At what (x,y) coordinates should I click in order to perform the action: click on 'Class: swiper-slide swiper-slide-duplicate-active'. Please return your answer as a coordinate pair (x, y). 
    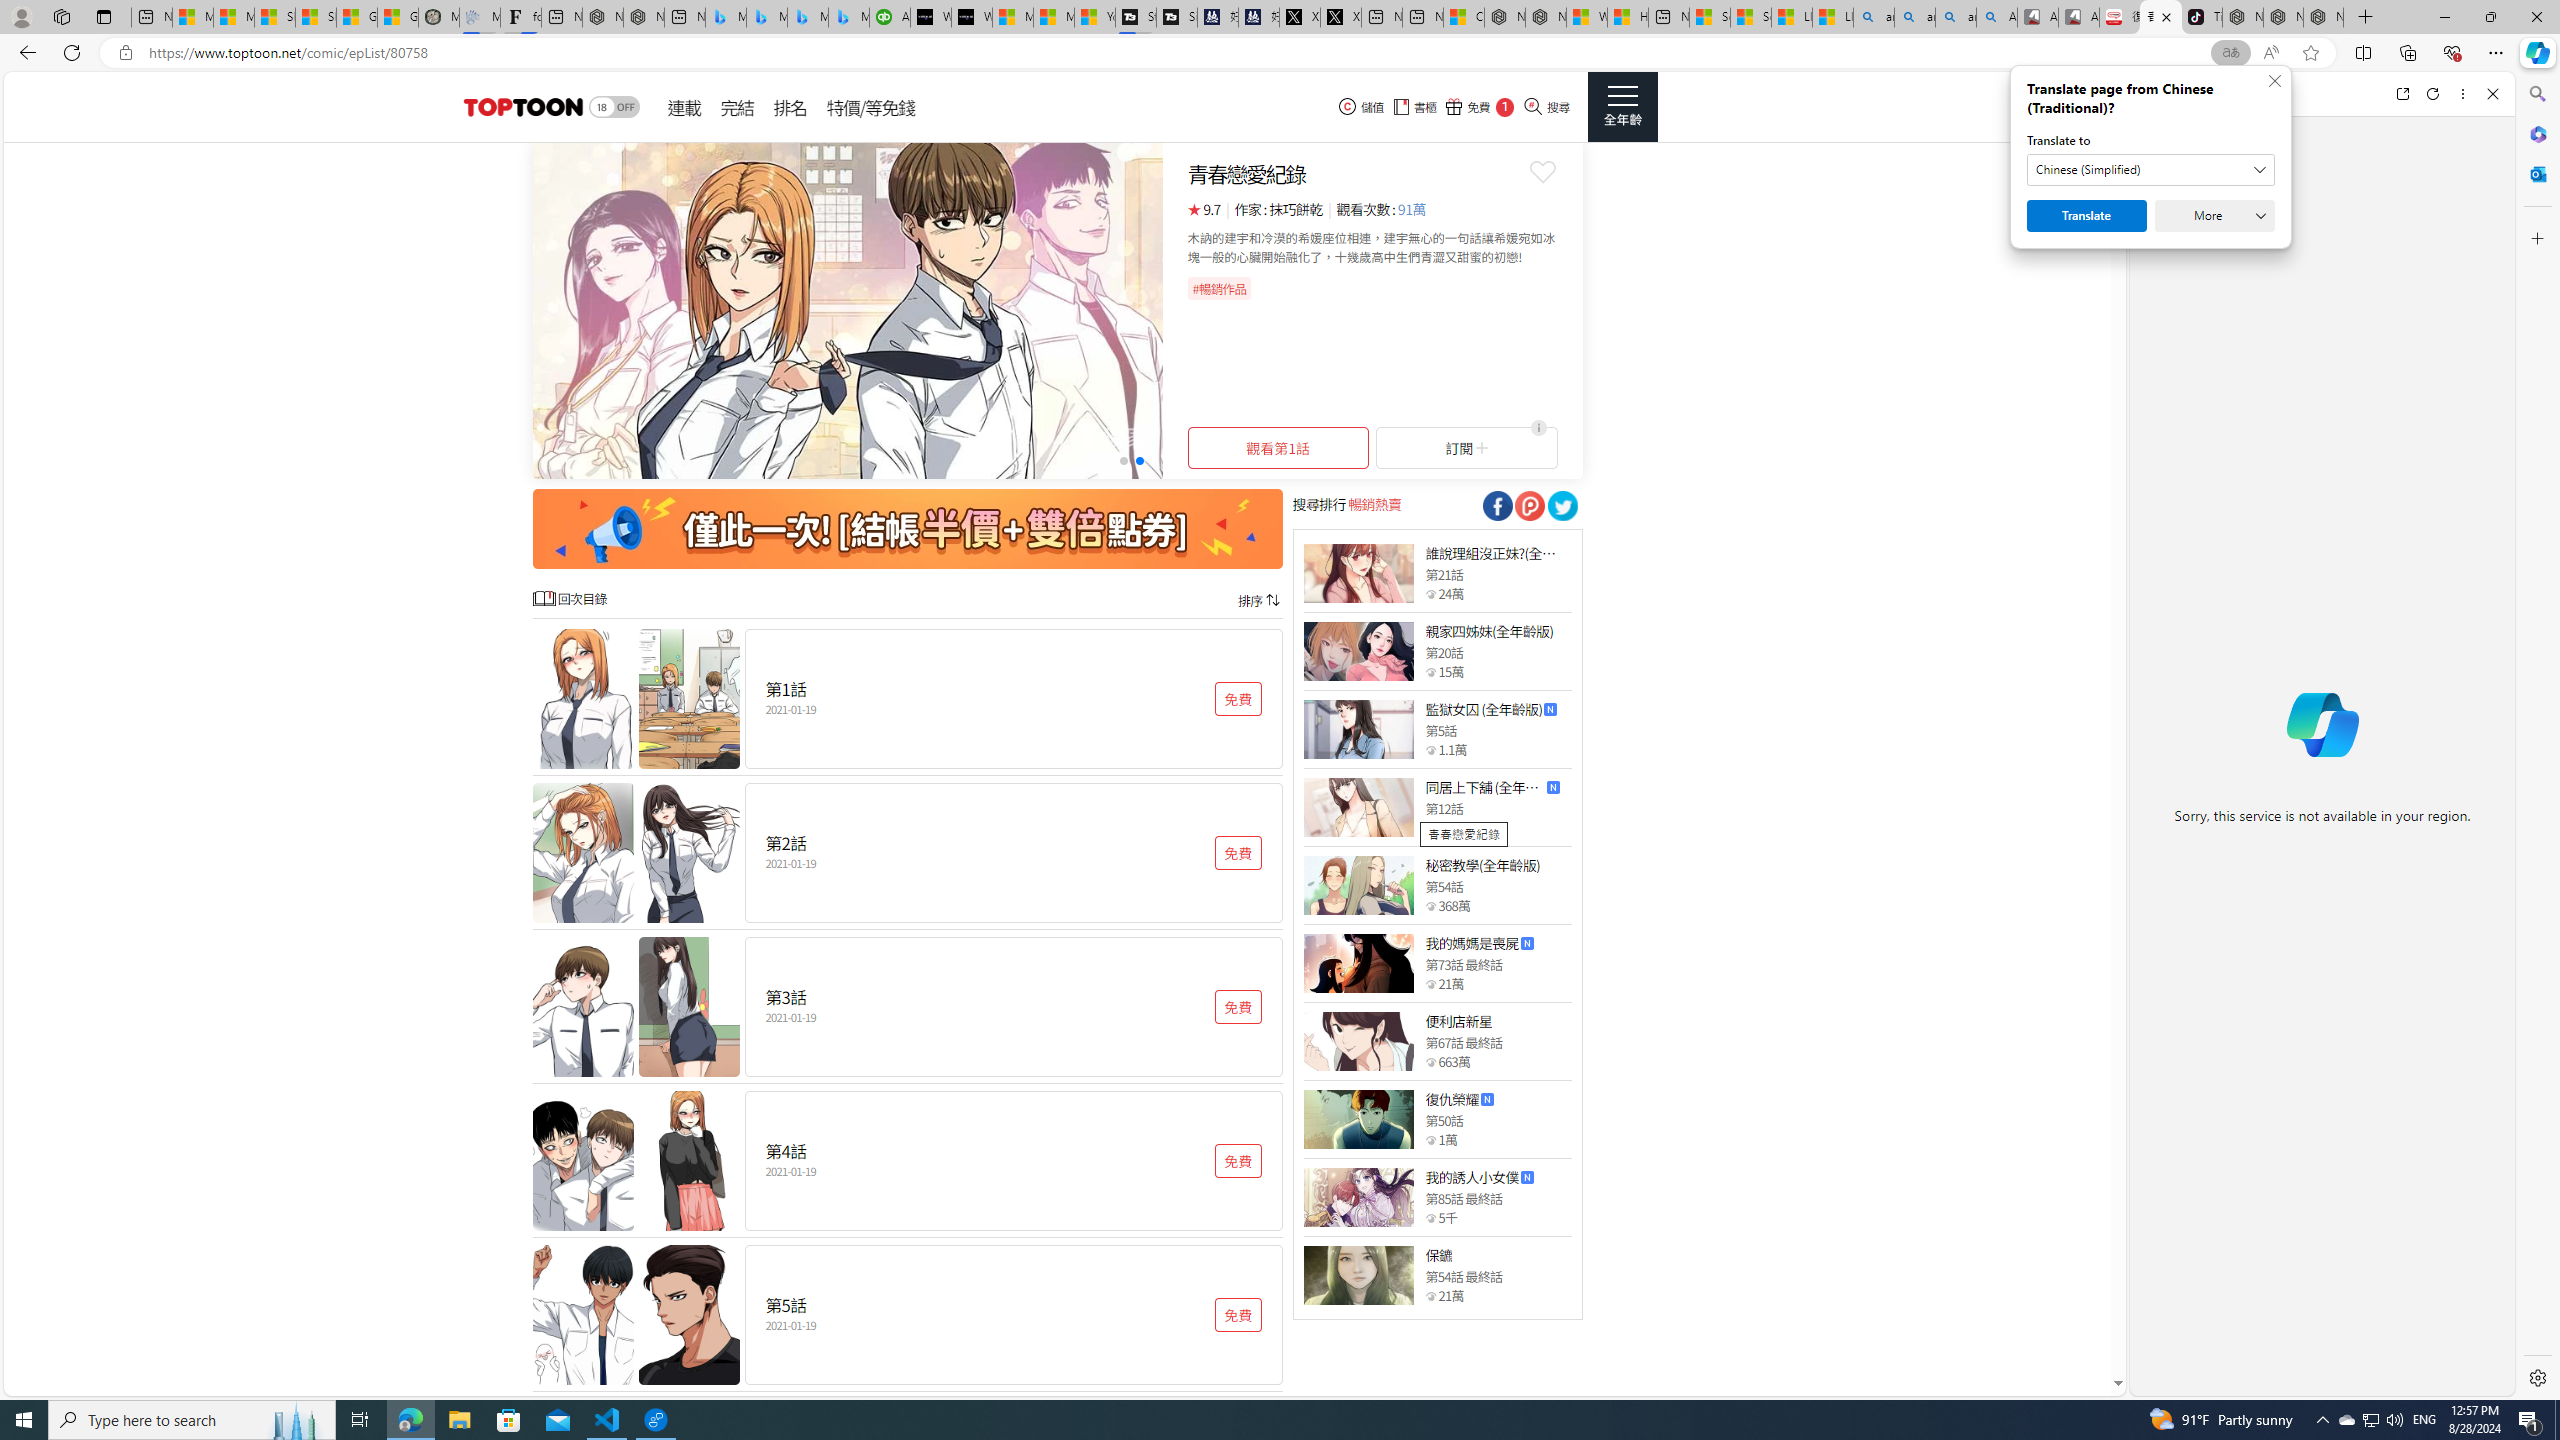
    Looking at the image, I should click on (847, 310).